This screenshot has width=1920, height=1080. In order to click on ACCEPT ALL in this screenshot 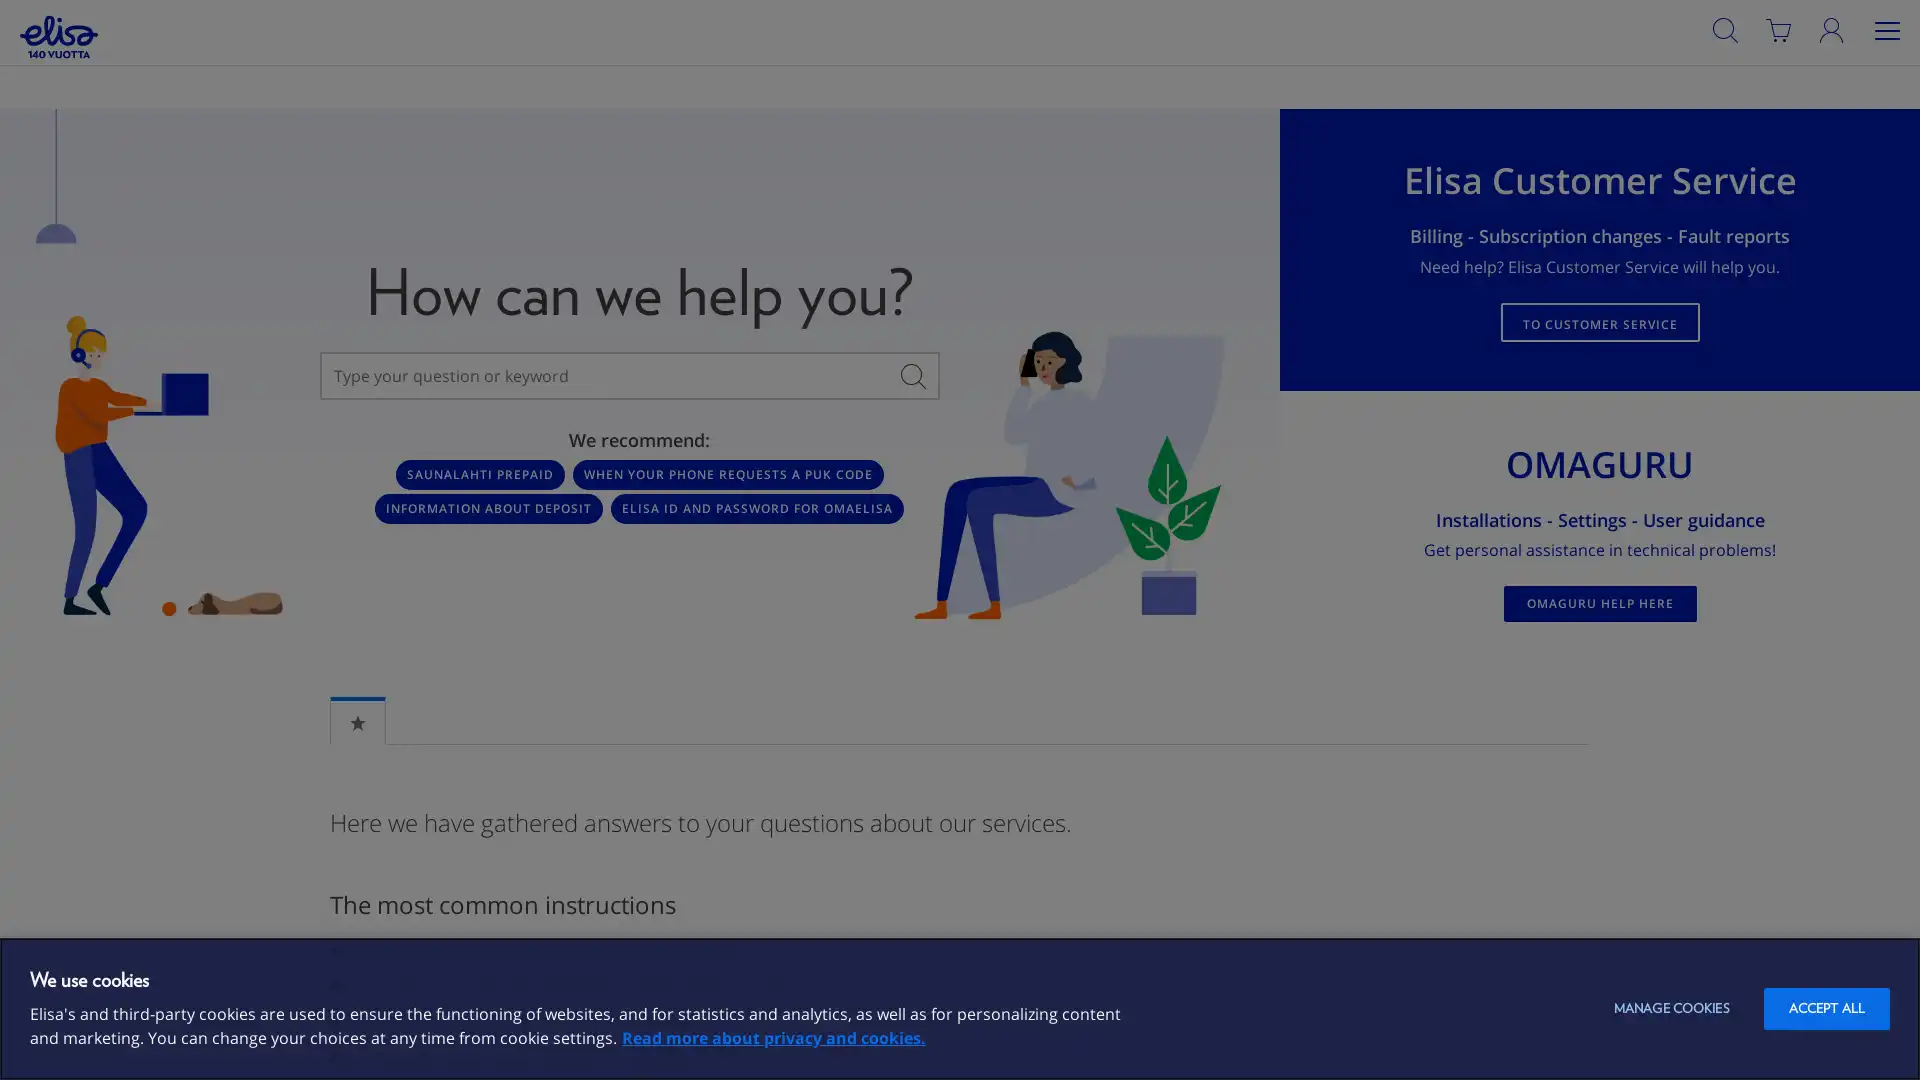, I will do `click(1826, 1009)`.